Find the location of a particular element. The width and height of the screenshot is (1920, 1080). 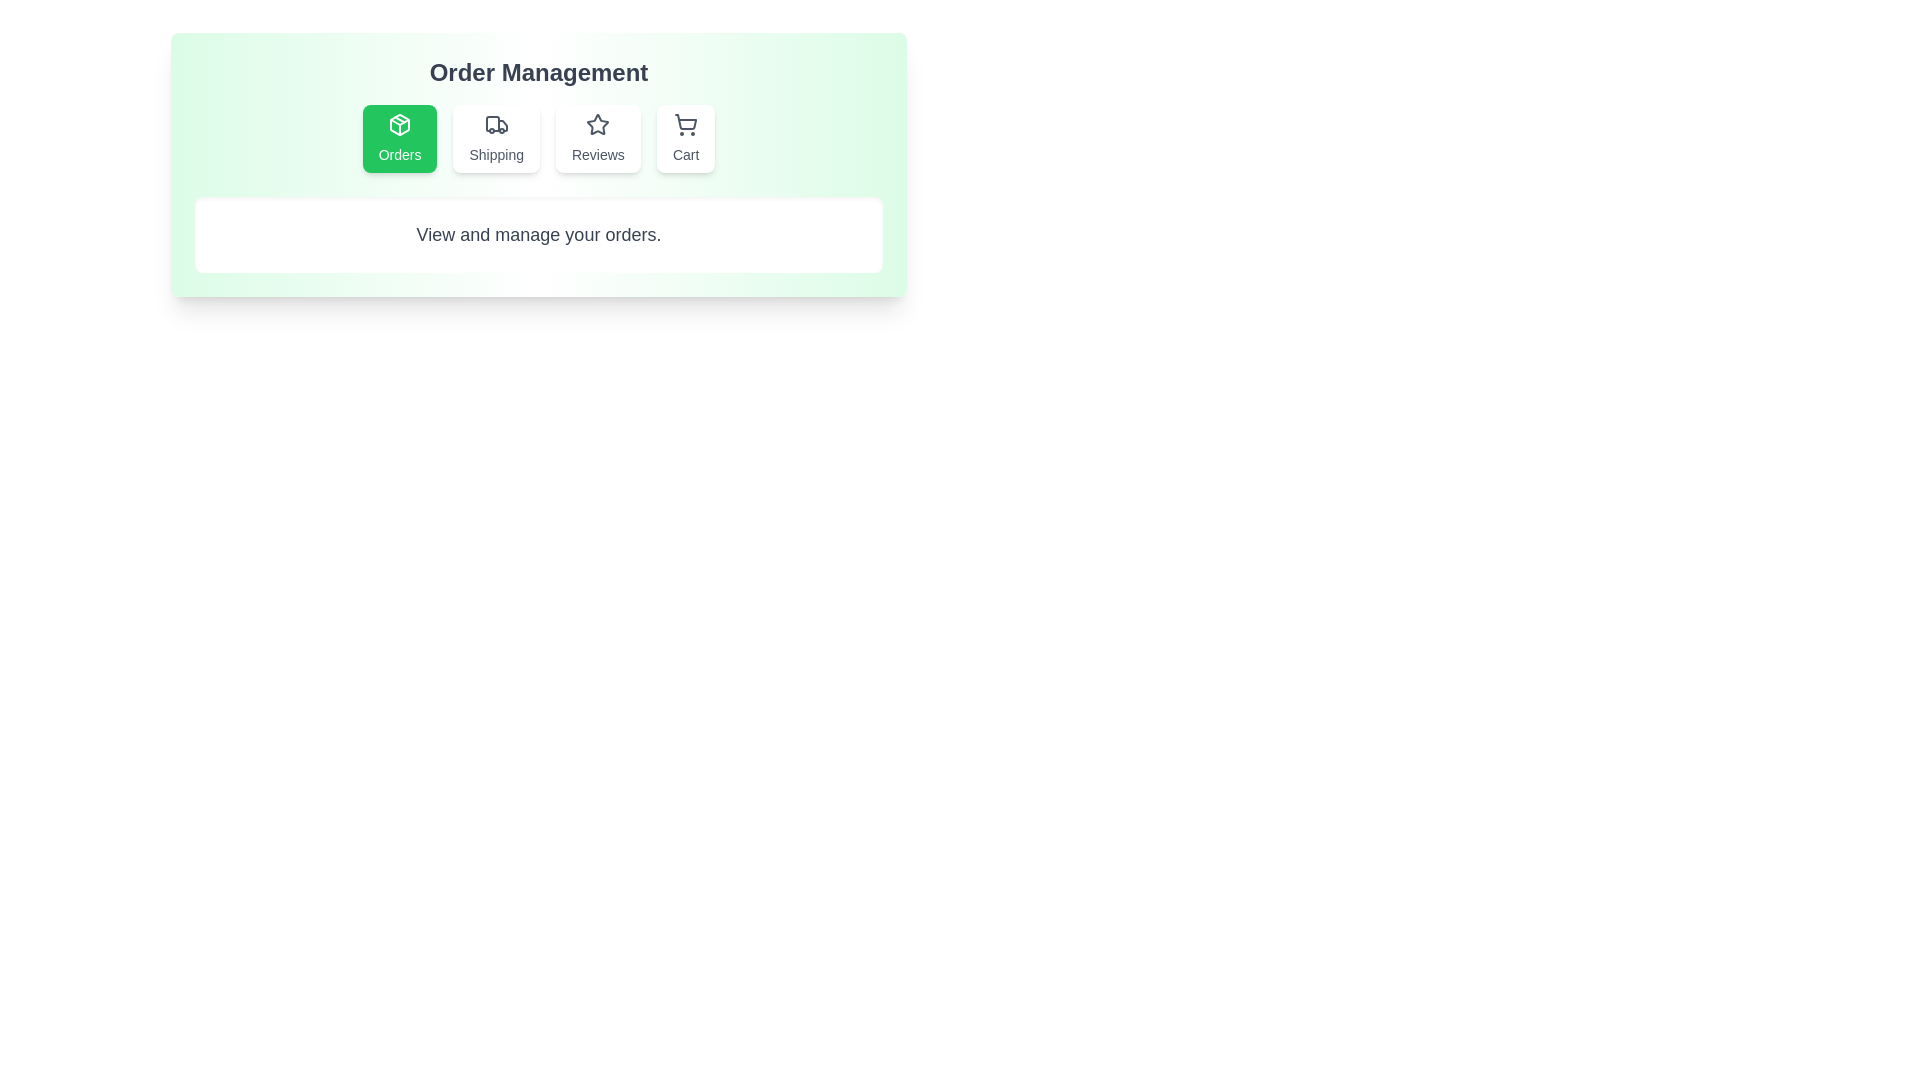

the 'Shipping' icon, which is the second button from the left in the 'Order Management' section is located at coordinates (496, 124).